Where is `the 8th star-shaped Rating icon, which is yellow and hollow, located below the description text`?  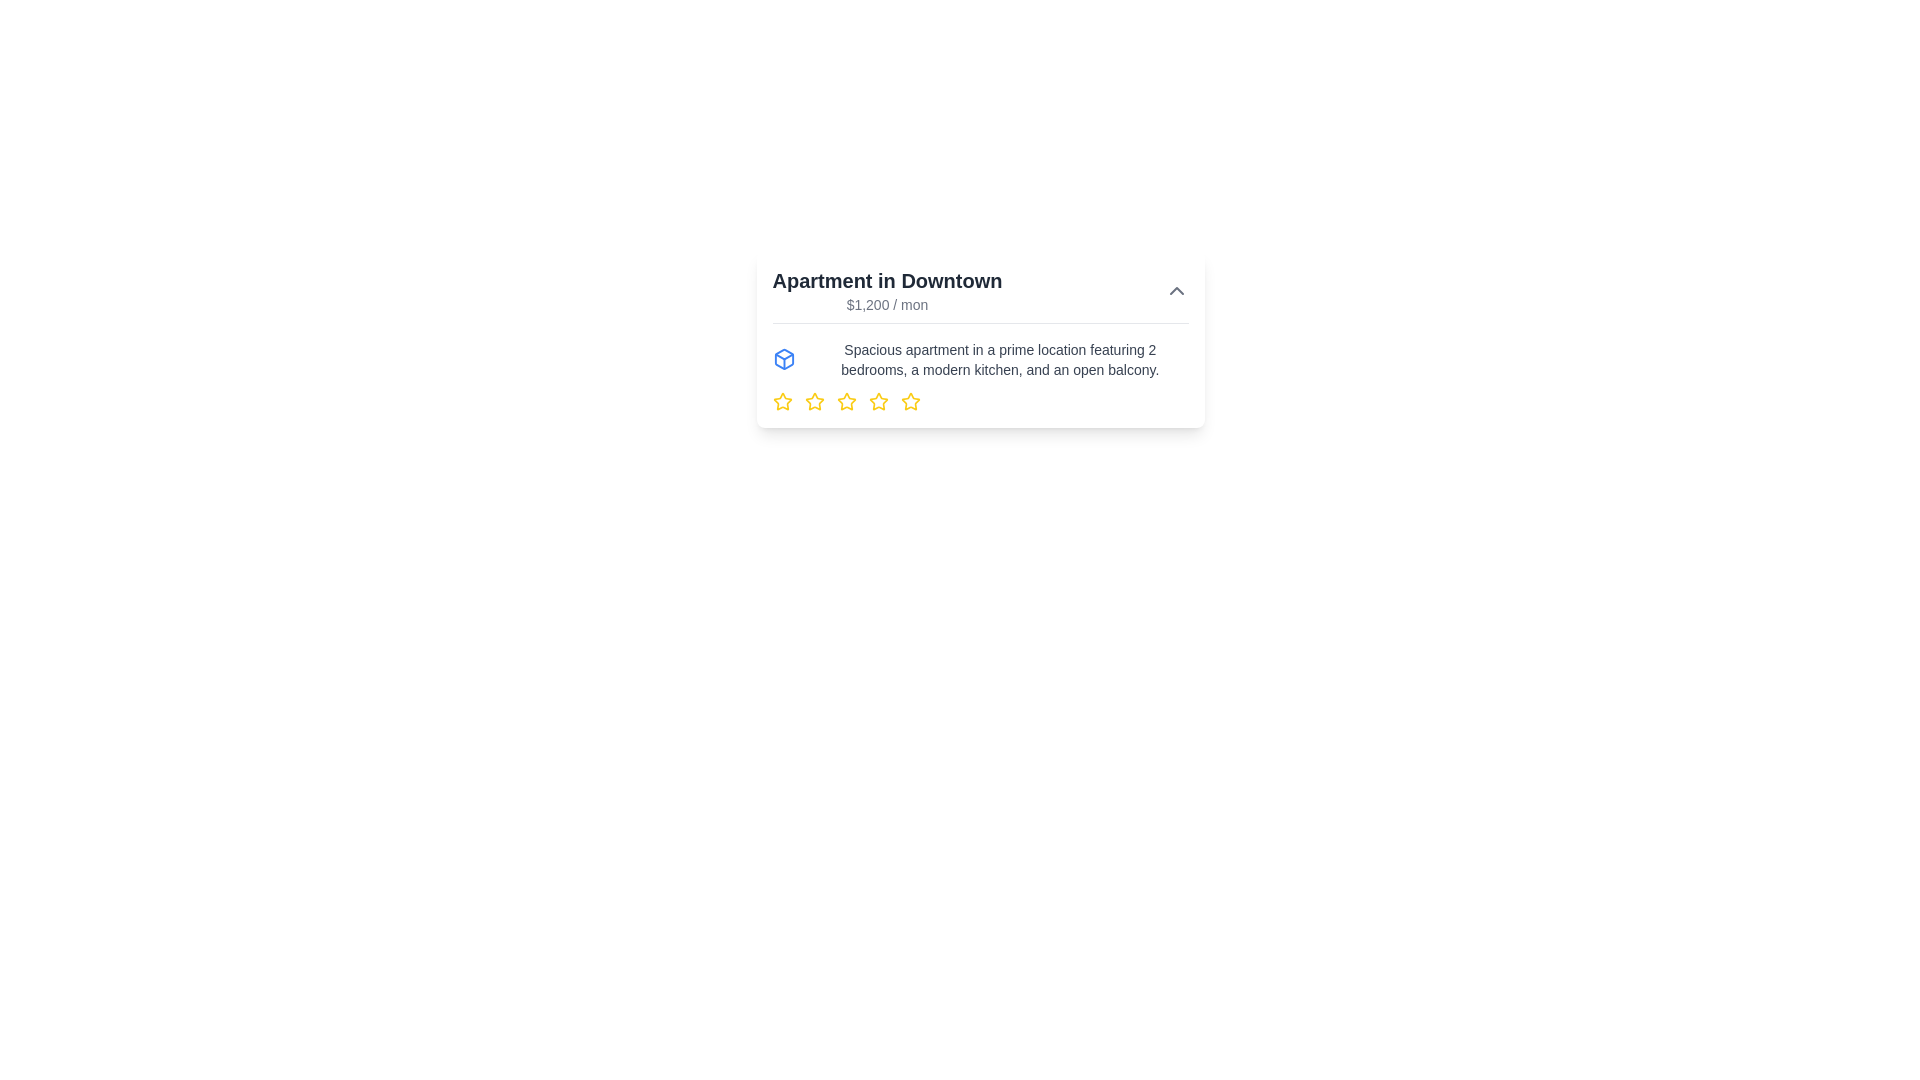
the 8th star-shaped Rating icon, which is yellow and hollow, located below the description text is located at coordinates (909, 401).